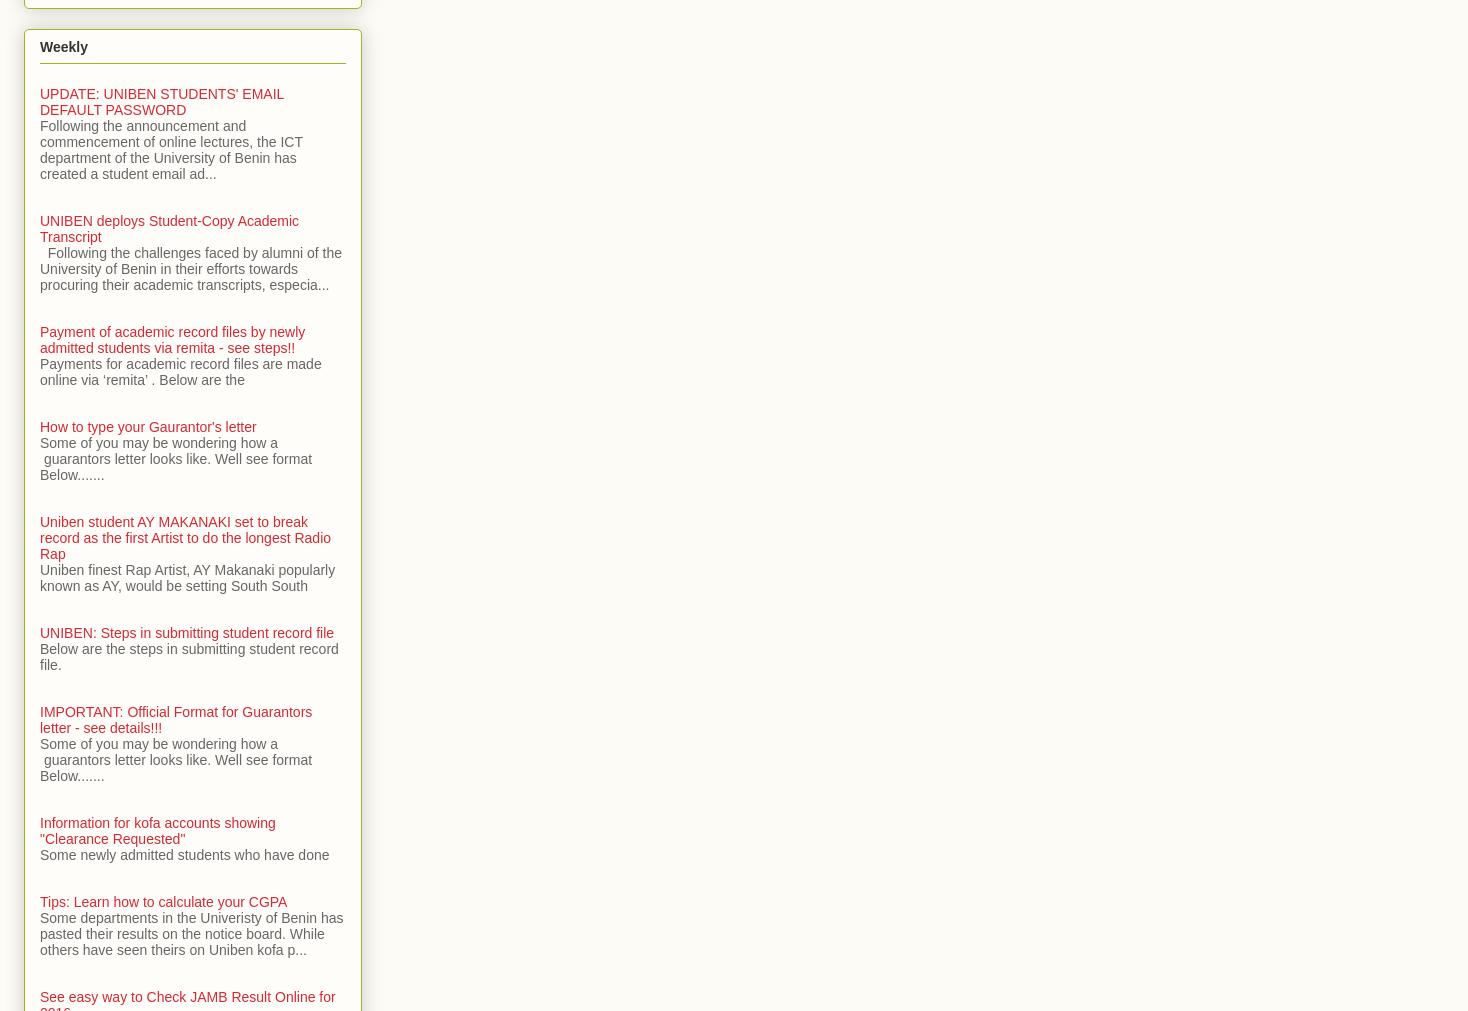  What do you see at coordinates (168, 227) in the screenshot?
I see `'UNIBEN deploys Student-Copy Academic Transcript'` at bounding box center [168, 227].